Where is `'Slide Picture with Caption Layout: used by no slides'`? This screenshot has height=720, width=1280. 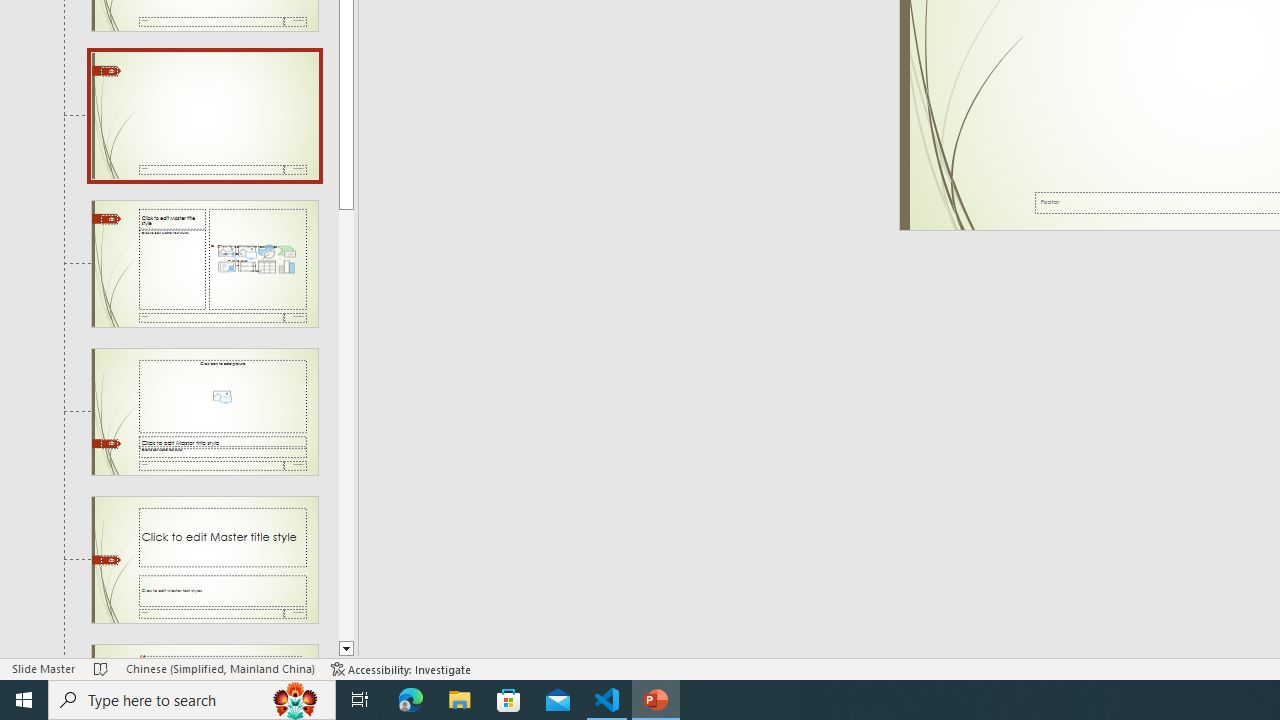
'Slide Picture with Caption Layout: used by no slides' is located at coordinates (204, 411).